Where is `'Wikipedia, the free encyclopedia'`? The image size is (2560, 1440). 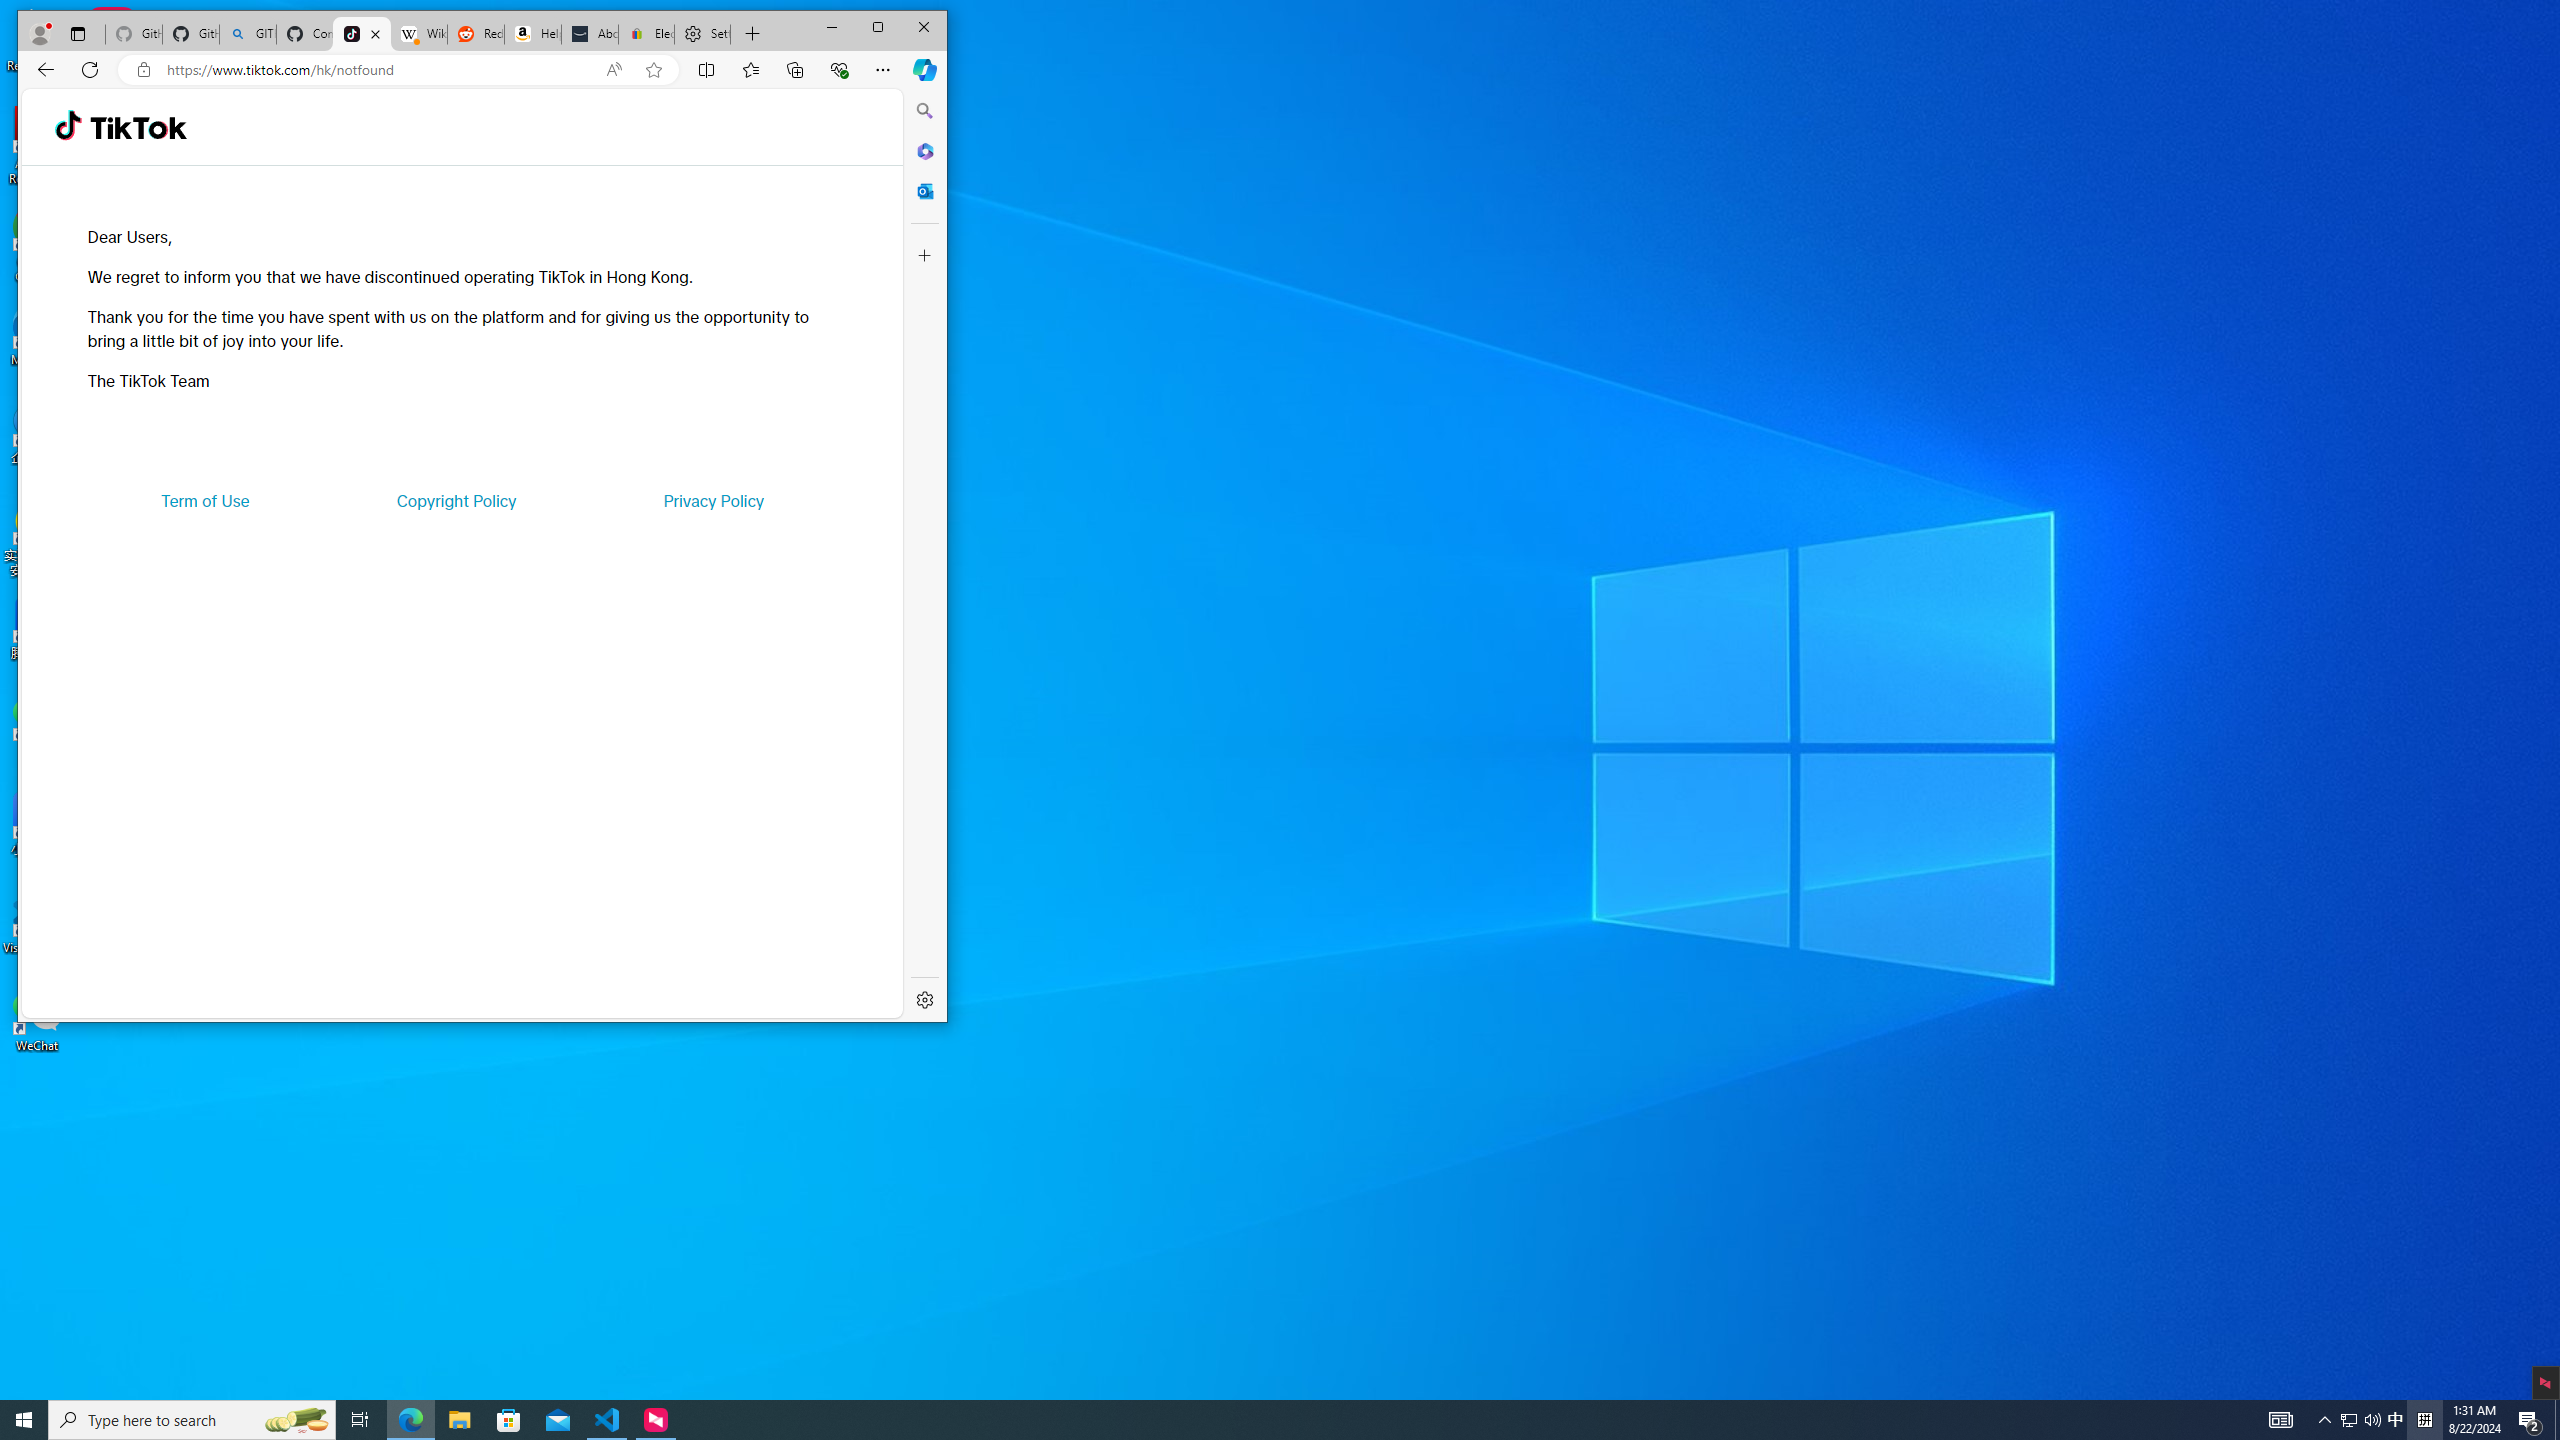 'Wikipedia, the free encyclopedia' is located at coordinates (417, 34).